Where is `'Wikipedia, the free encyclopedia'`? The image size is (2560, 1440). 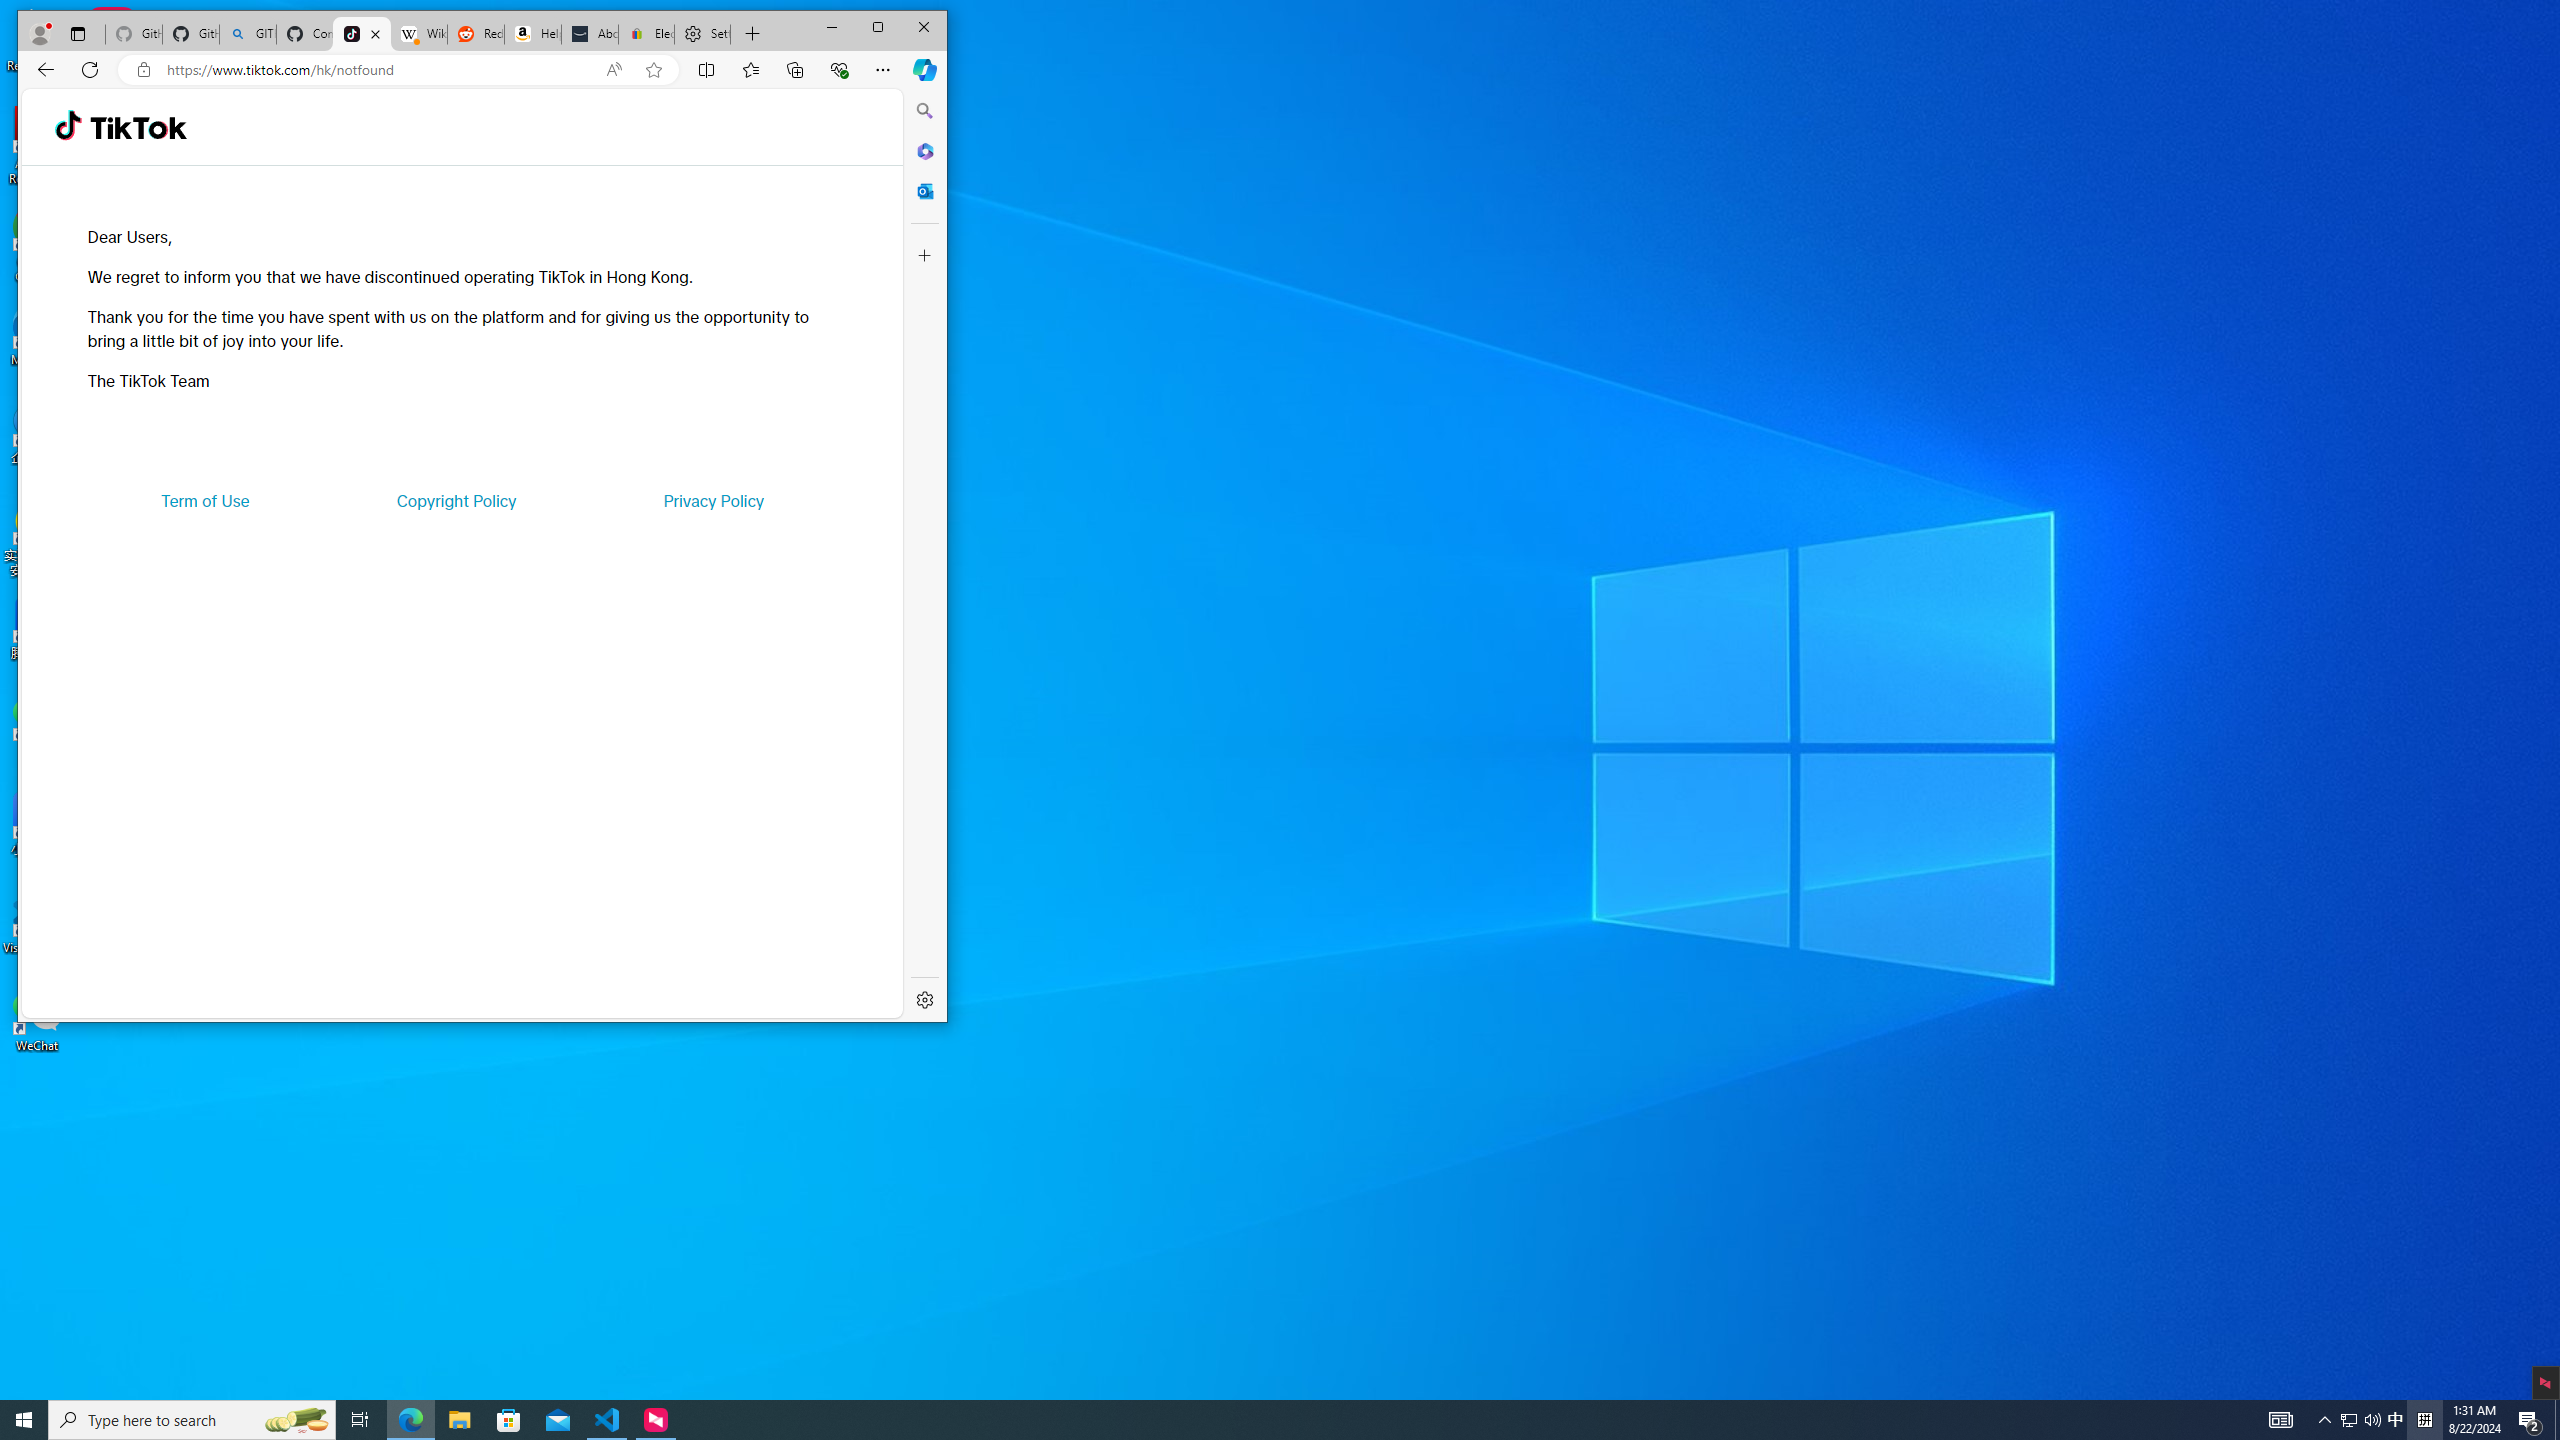 'Wikipedia, the free encyclopedia' is located at coordinates (417, 34).